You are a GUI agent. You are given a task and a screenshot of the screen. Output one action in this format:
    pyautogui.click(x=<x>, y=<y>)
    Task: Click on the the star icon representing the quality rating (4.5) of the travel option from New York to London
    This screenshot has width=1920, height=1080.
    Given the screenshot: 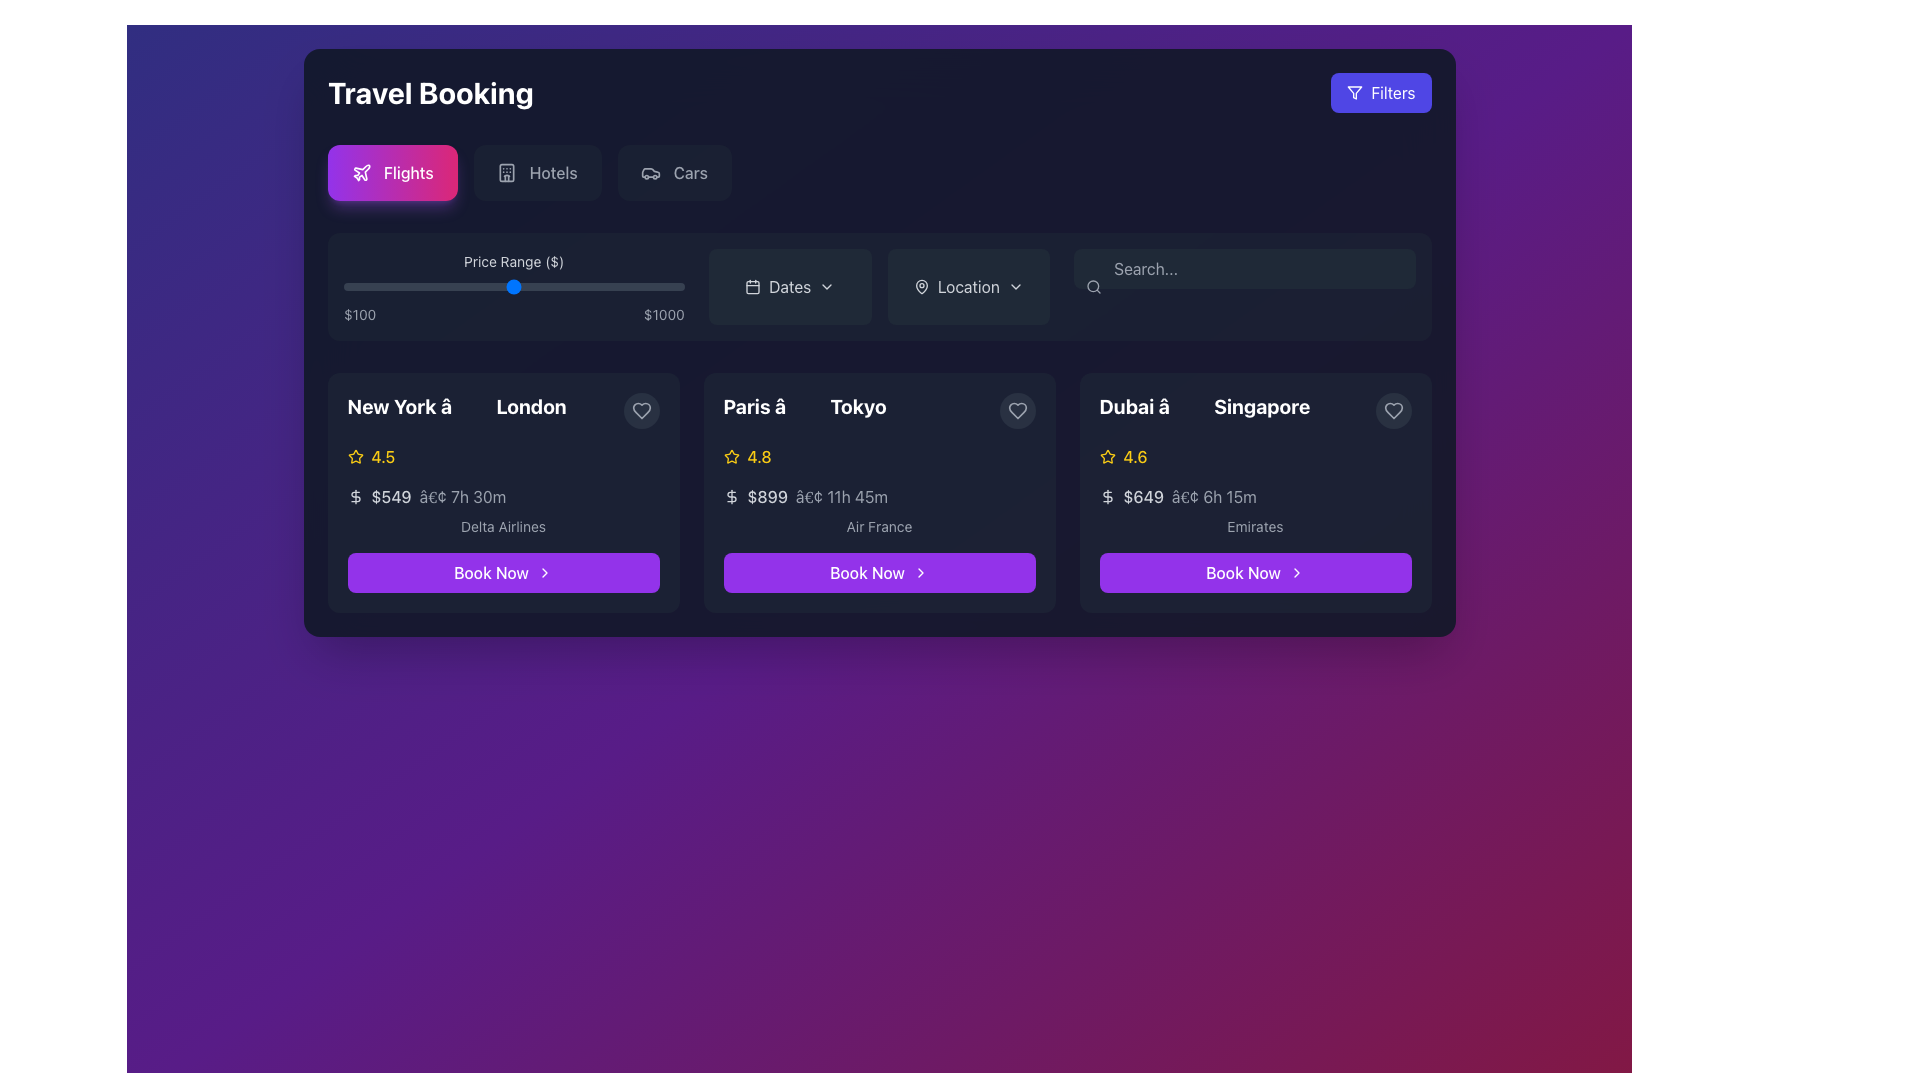 What is the action you would take?
    pyautogui.click(x=355, y=456)
    